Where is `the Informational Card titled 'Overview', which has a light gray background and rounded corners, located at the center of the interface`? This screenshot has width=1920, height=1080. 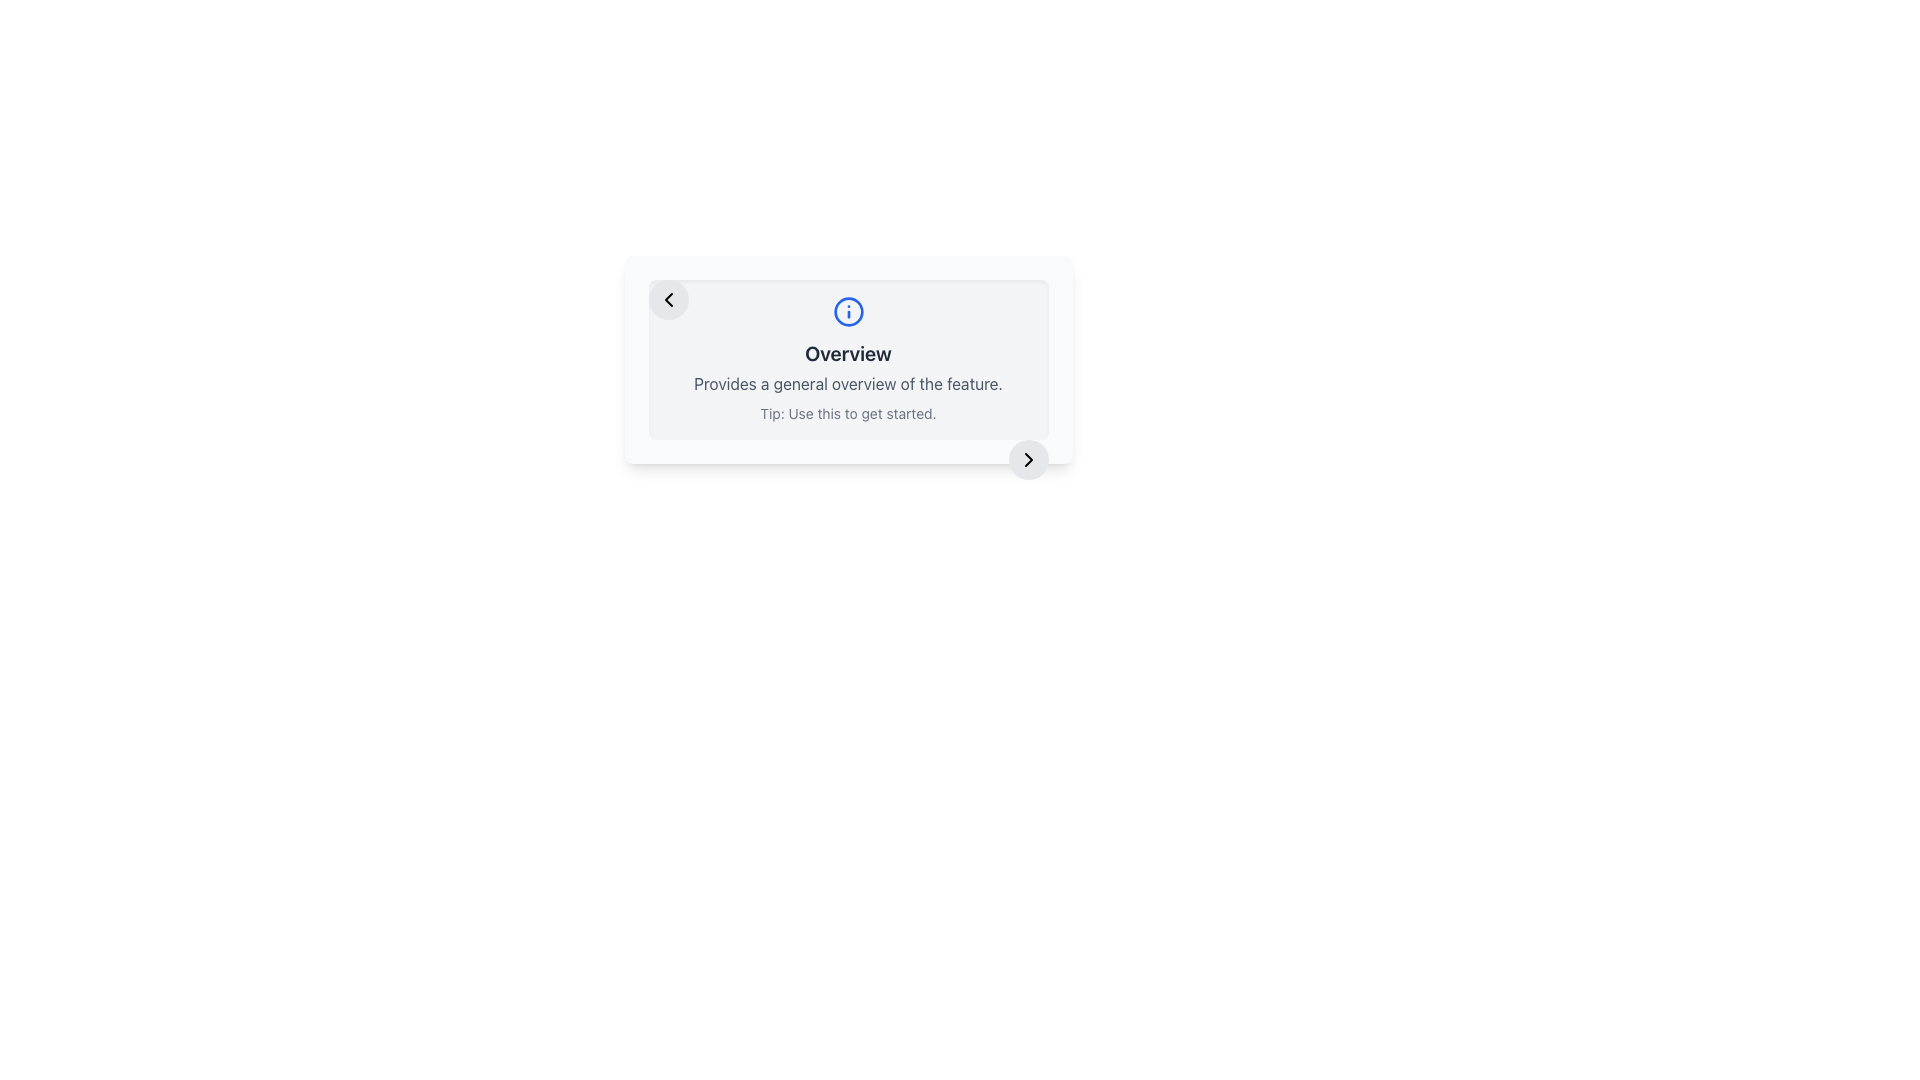
the Informational Card titled 'Overview', which has a light gray background and rounded corners, located at the center of the interface is located at coordinates (848, 358).